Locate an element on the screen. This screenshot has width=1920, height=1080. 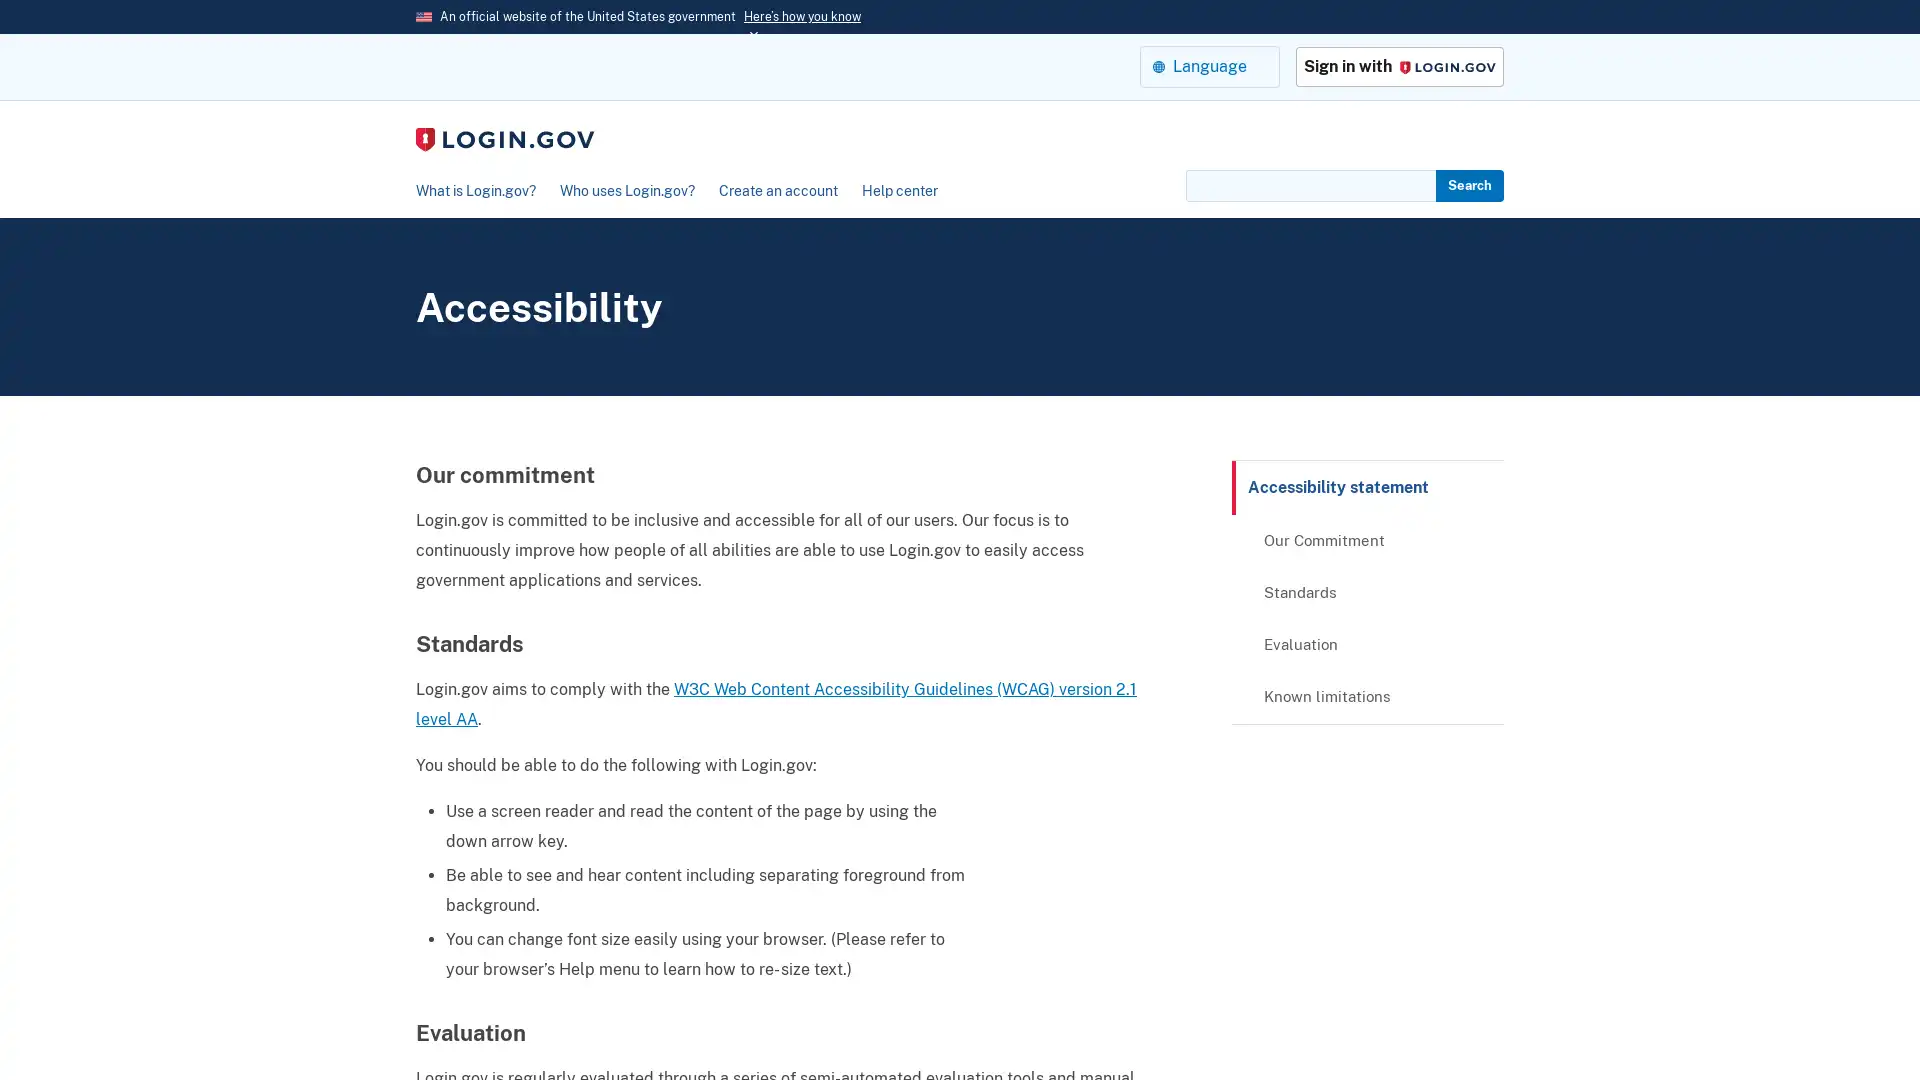
Language is located at coordinates (1208, 65).